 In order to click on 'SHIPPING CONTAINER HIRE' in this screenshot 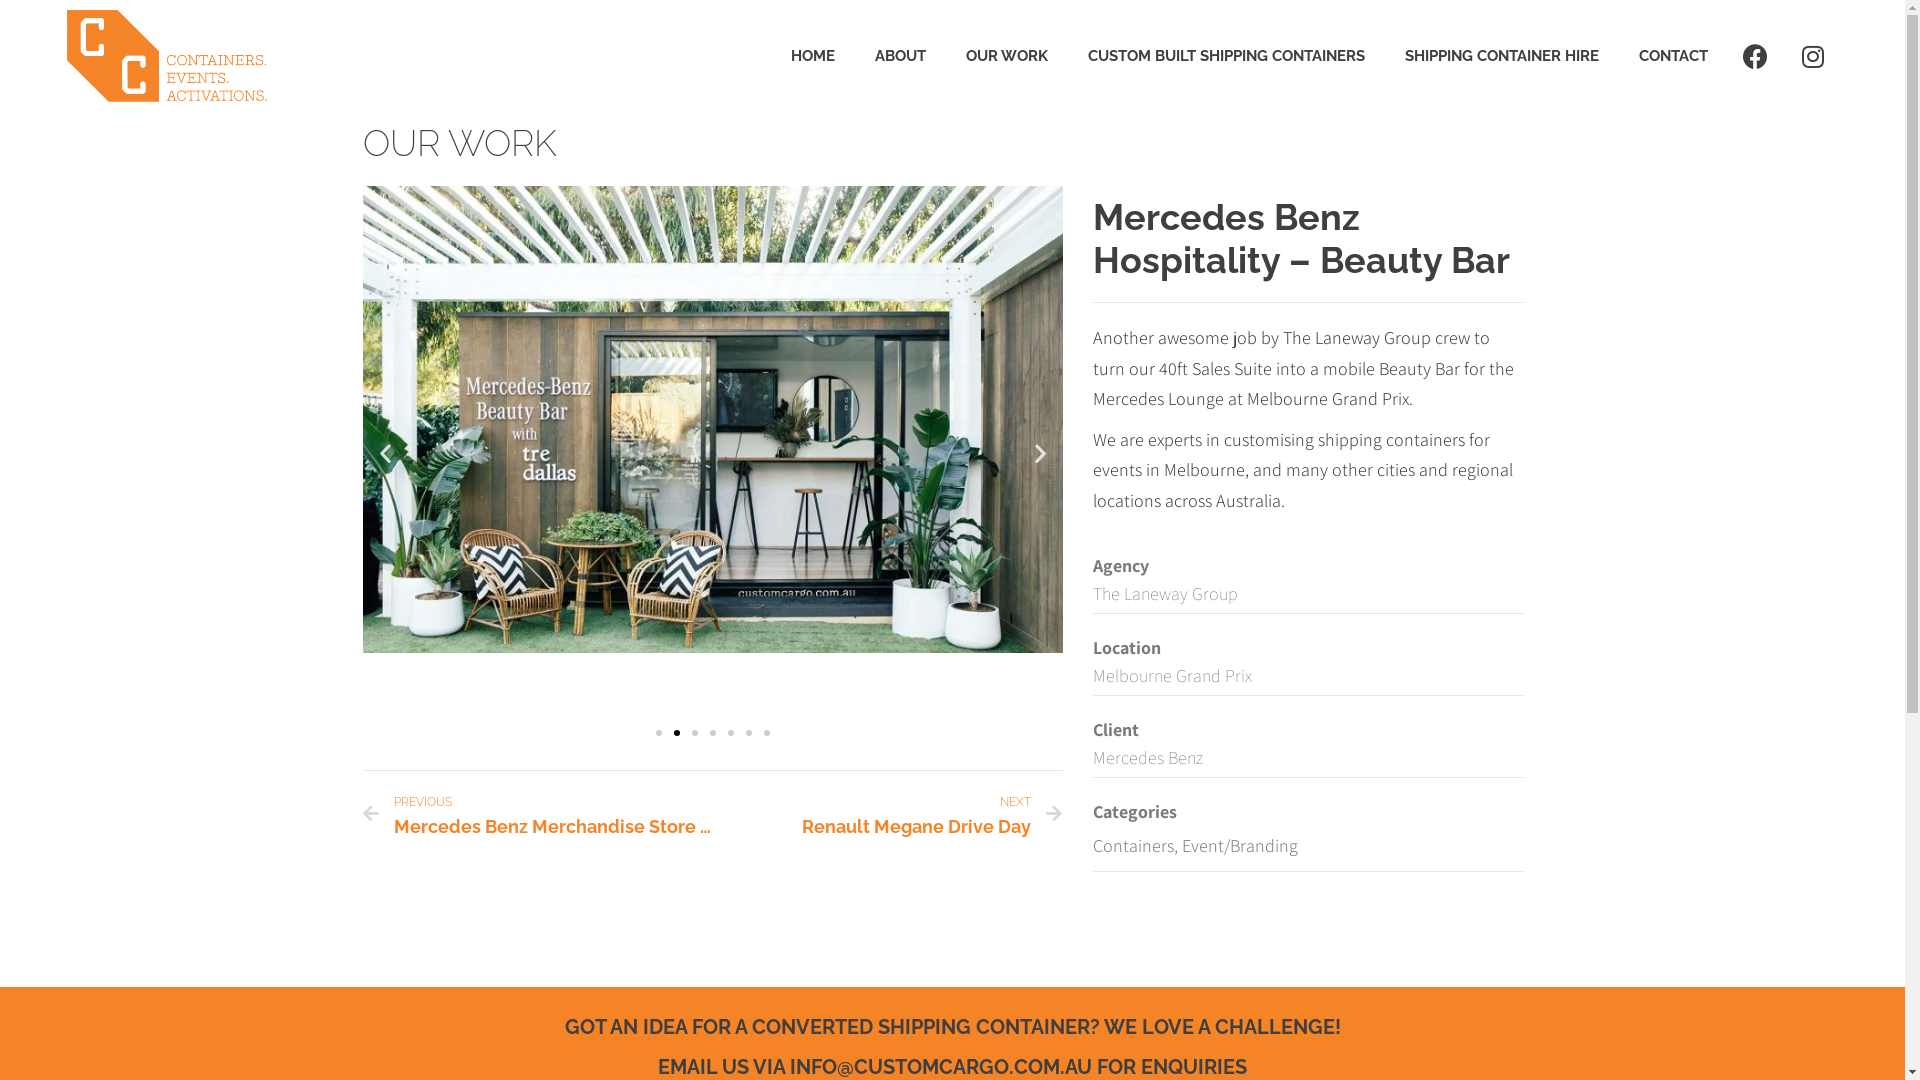, I will do `click(1502, 55)`.